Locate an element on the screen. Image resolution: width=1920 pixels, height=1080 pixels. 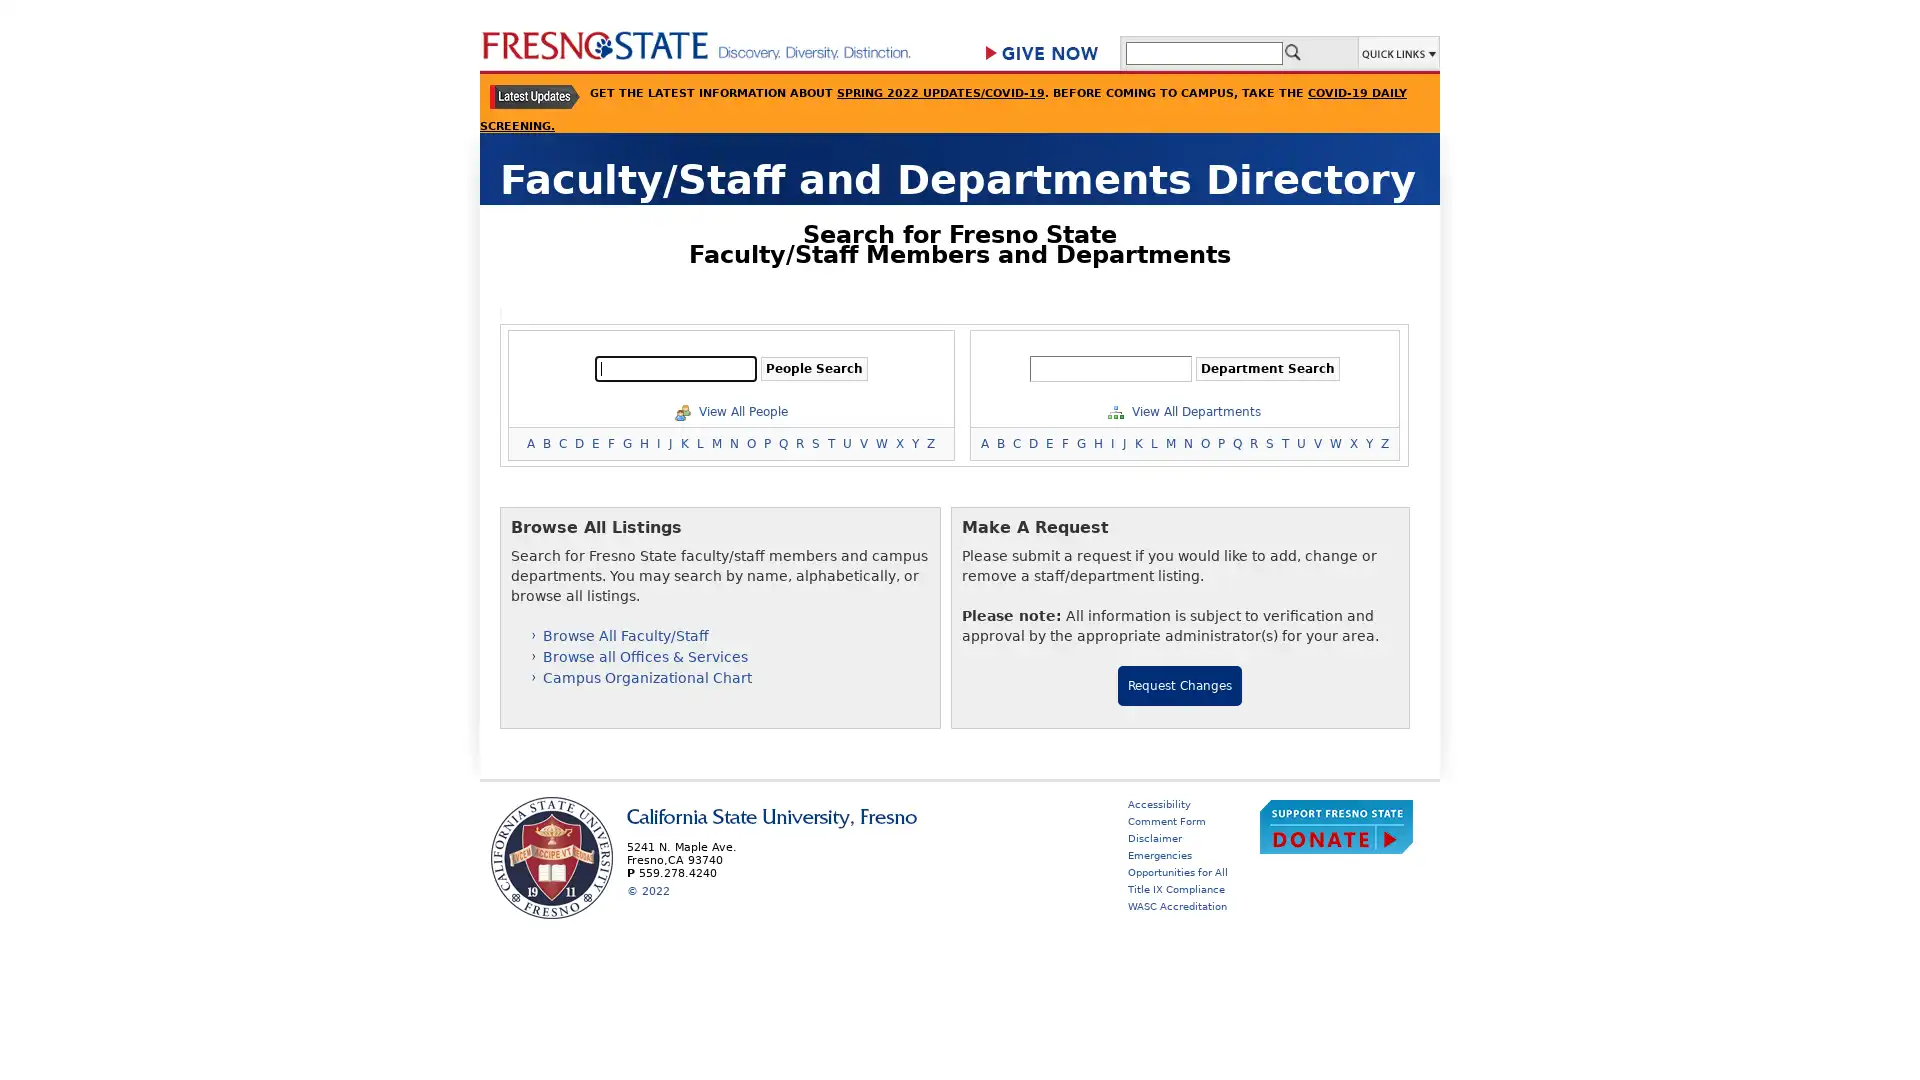
People Search is located at coordinates (813, 369).